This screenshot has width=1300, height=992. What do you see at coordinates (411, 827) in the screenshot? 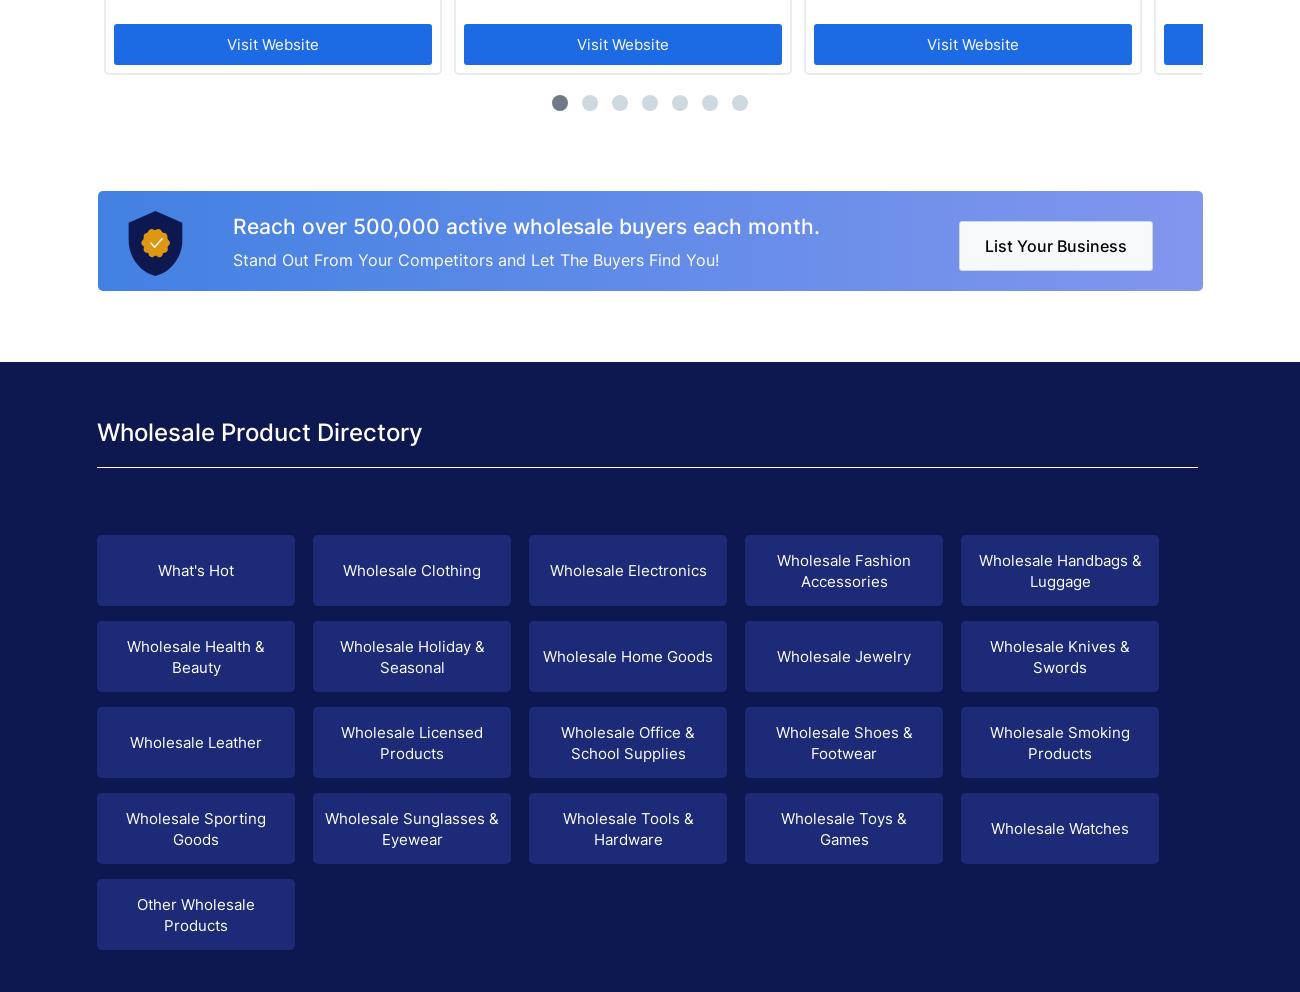
I see `'Wholesale Sunglasses & Eyewear'` at bounding box center [411, 827].